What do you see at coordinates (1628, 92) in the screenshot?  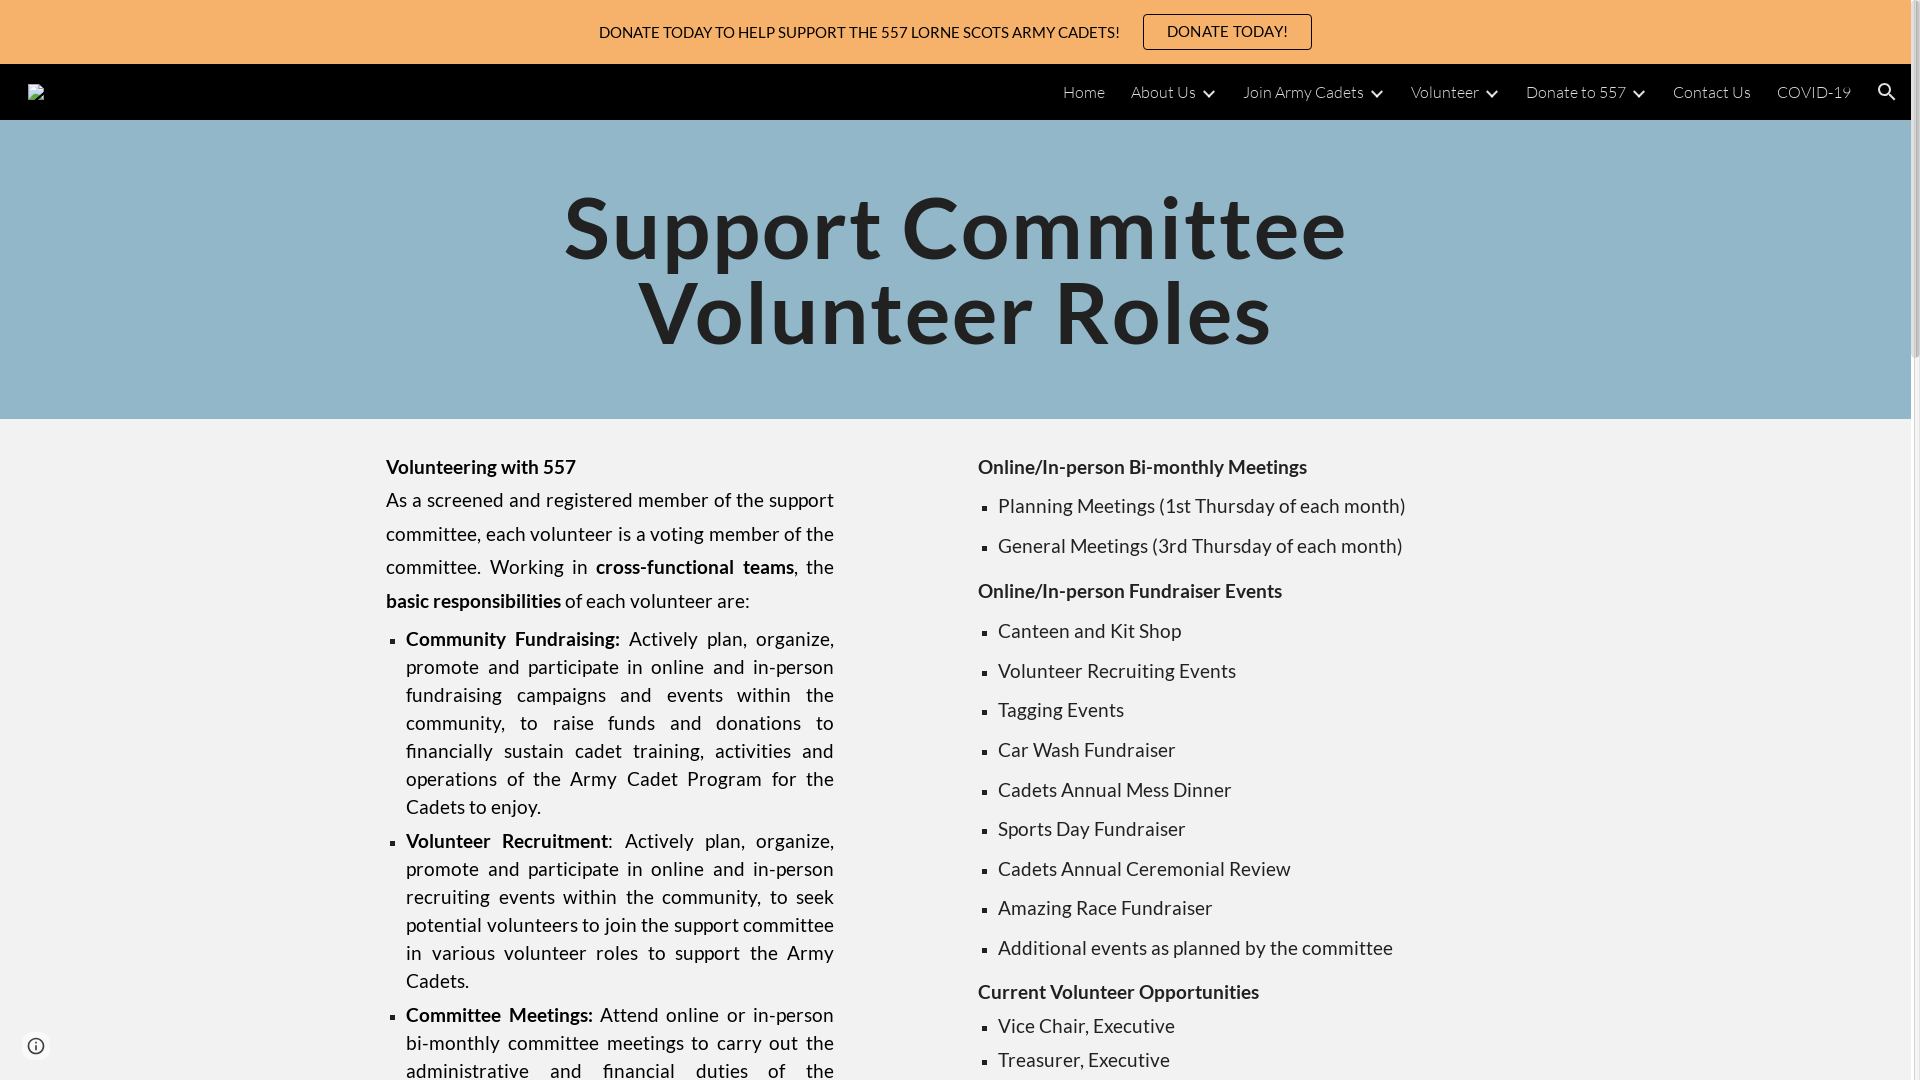 I see `'Expand/Collapse'` at bounding box center [1628, 92].